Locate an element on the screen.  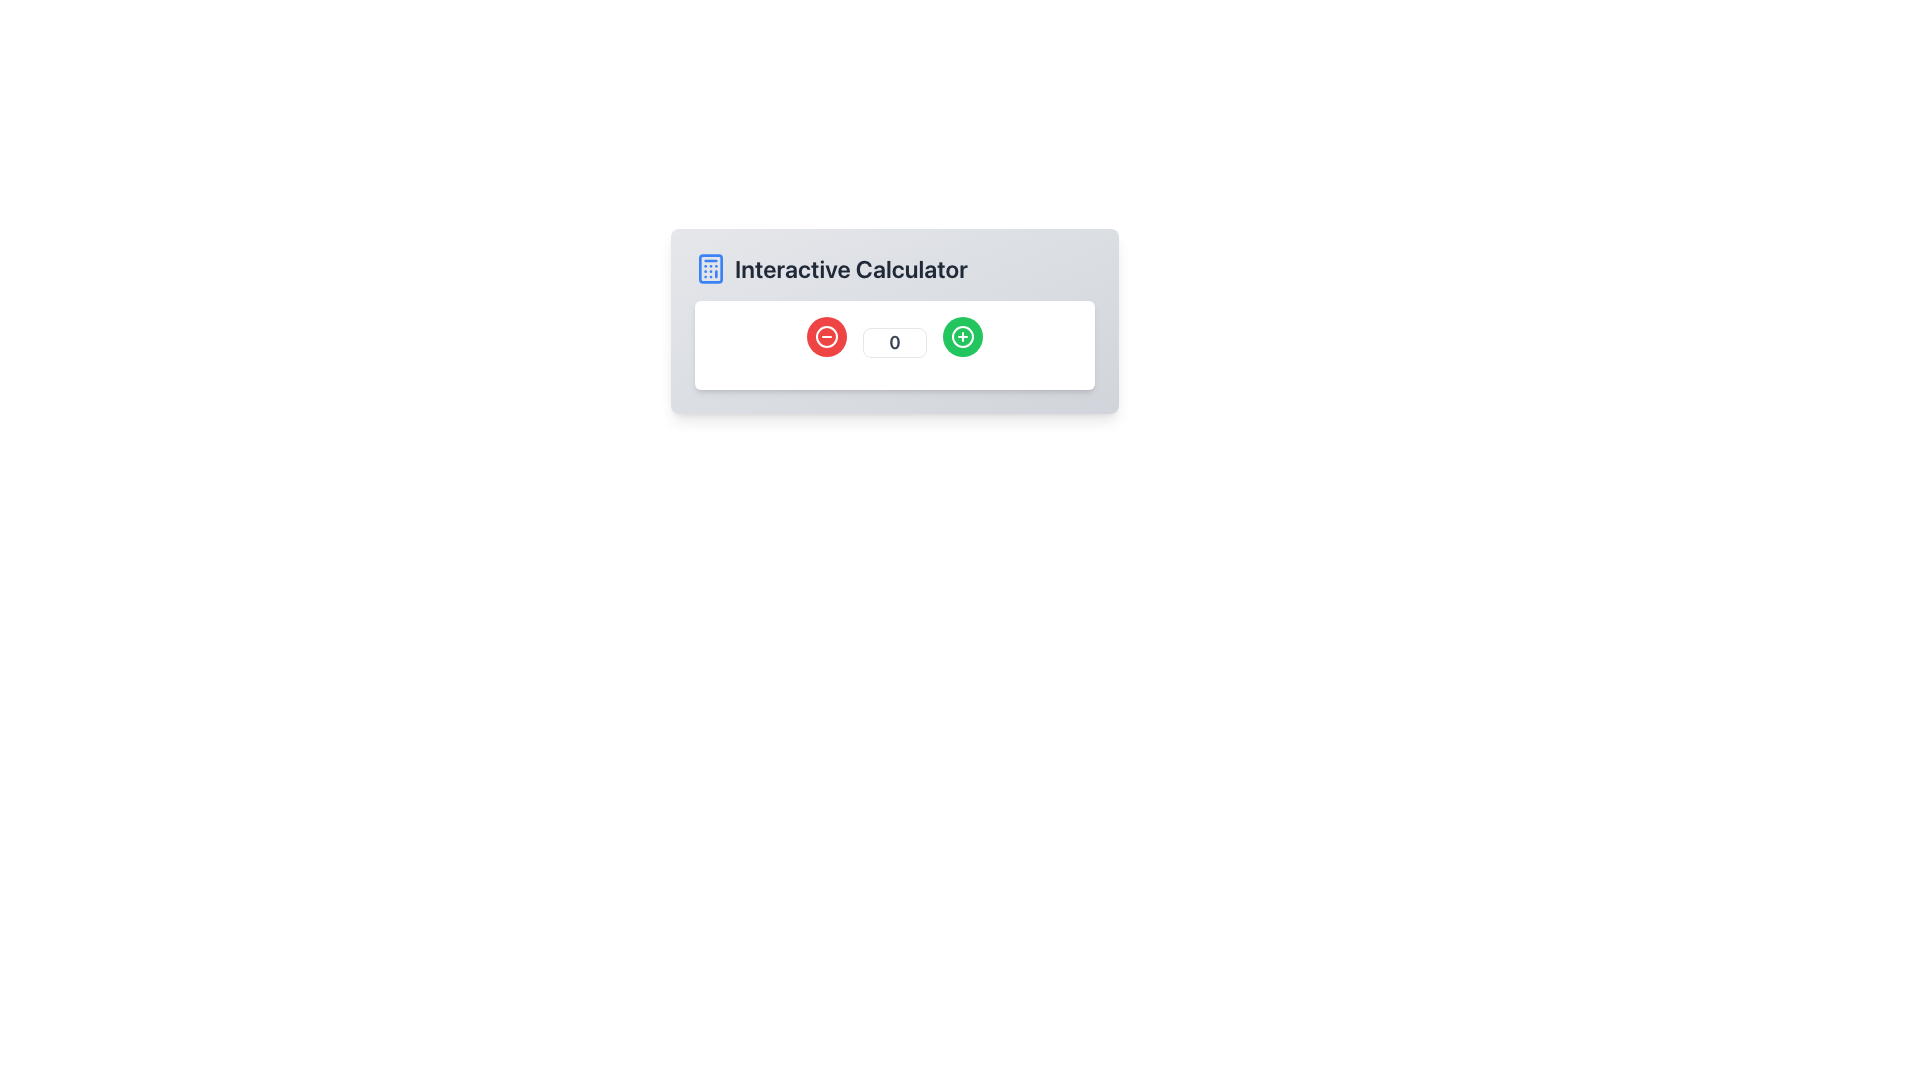
the increment button located on the right side of the Interactive Calculator interface to increase the displayed numeric value is located at coordinates (963, 335).